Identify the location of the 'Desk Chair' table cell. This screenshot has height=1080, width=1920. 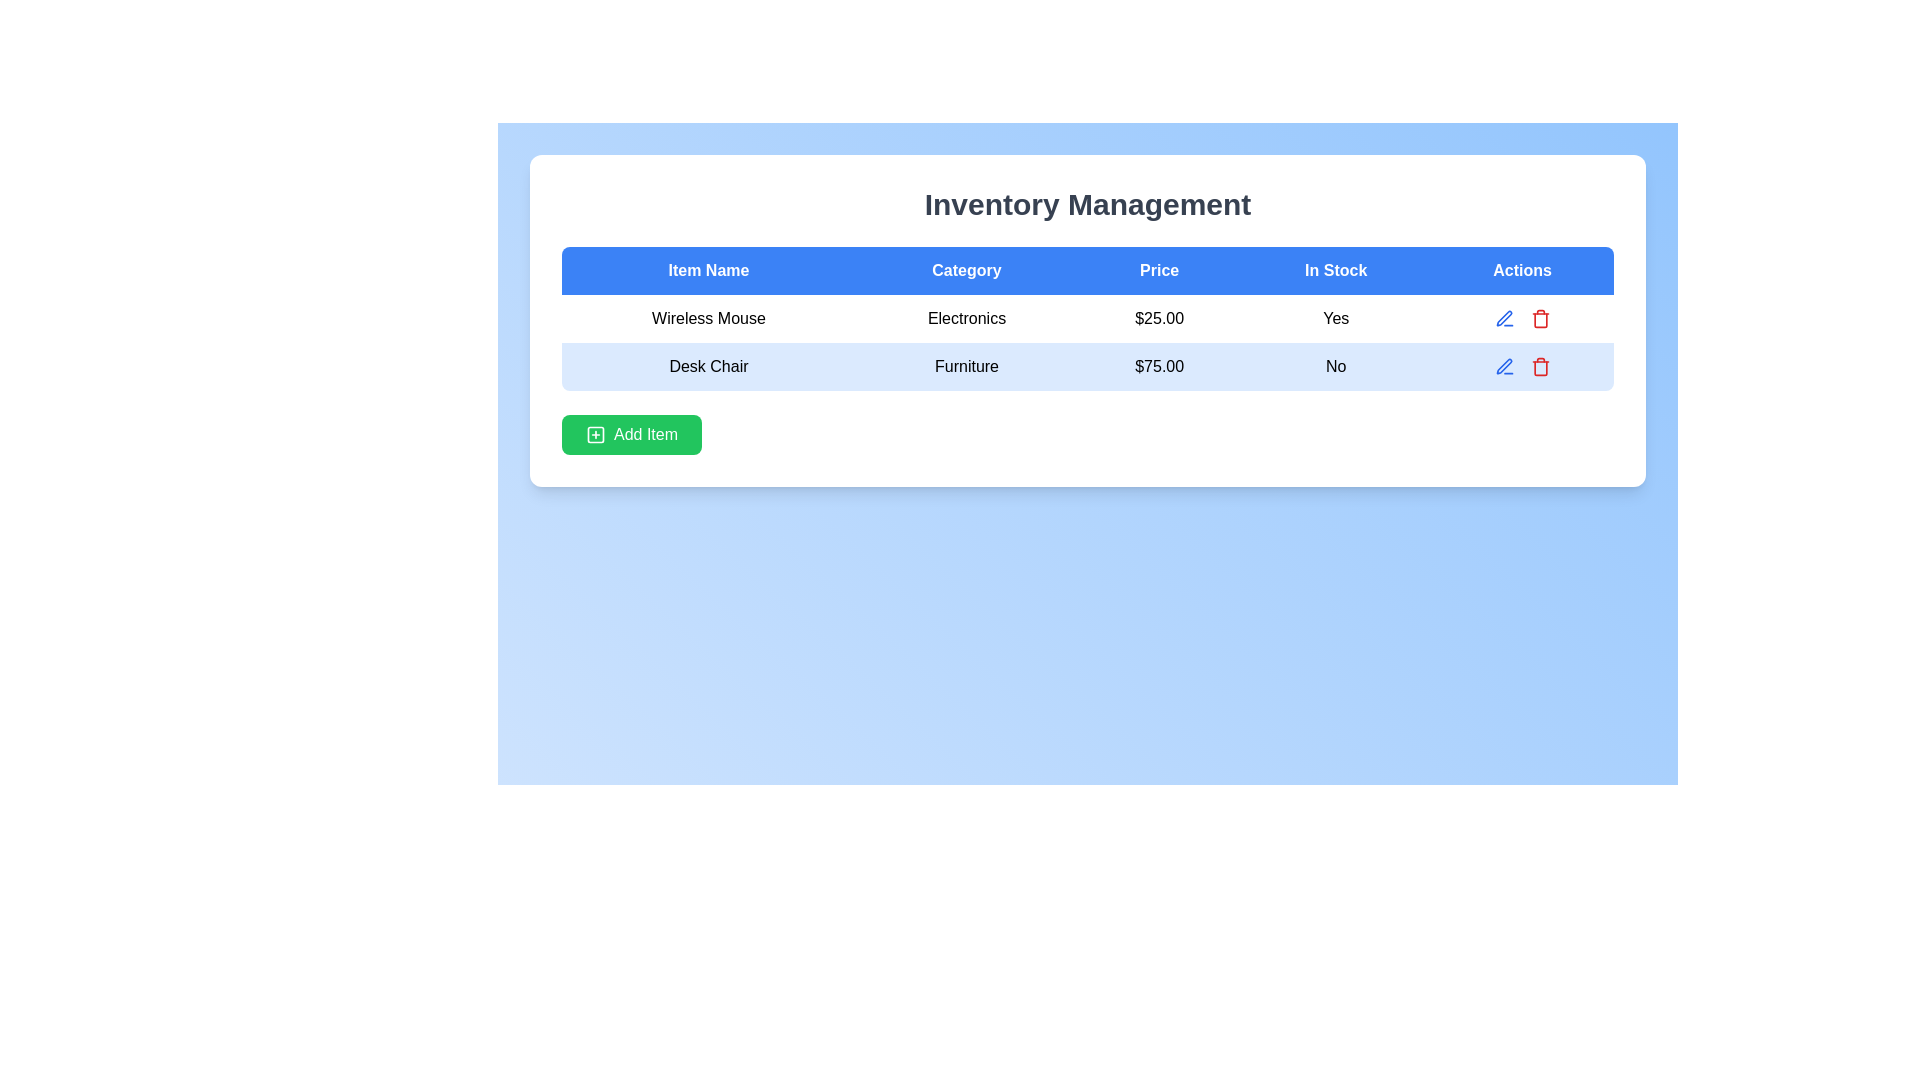
(708, 366).